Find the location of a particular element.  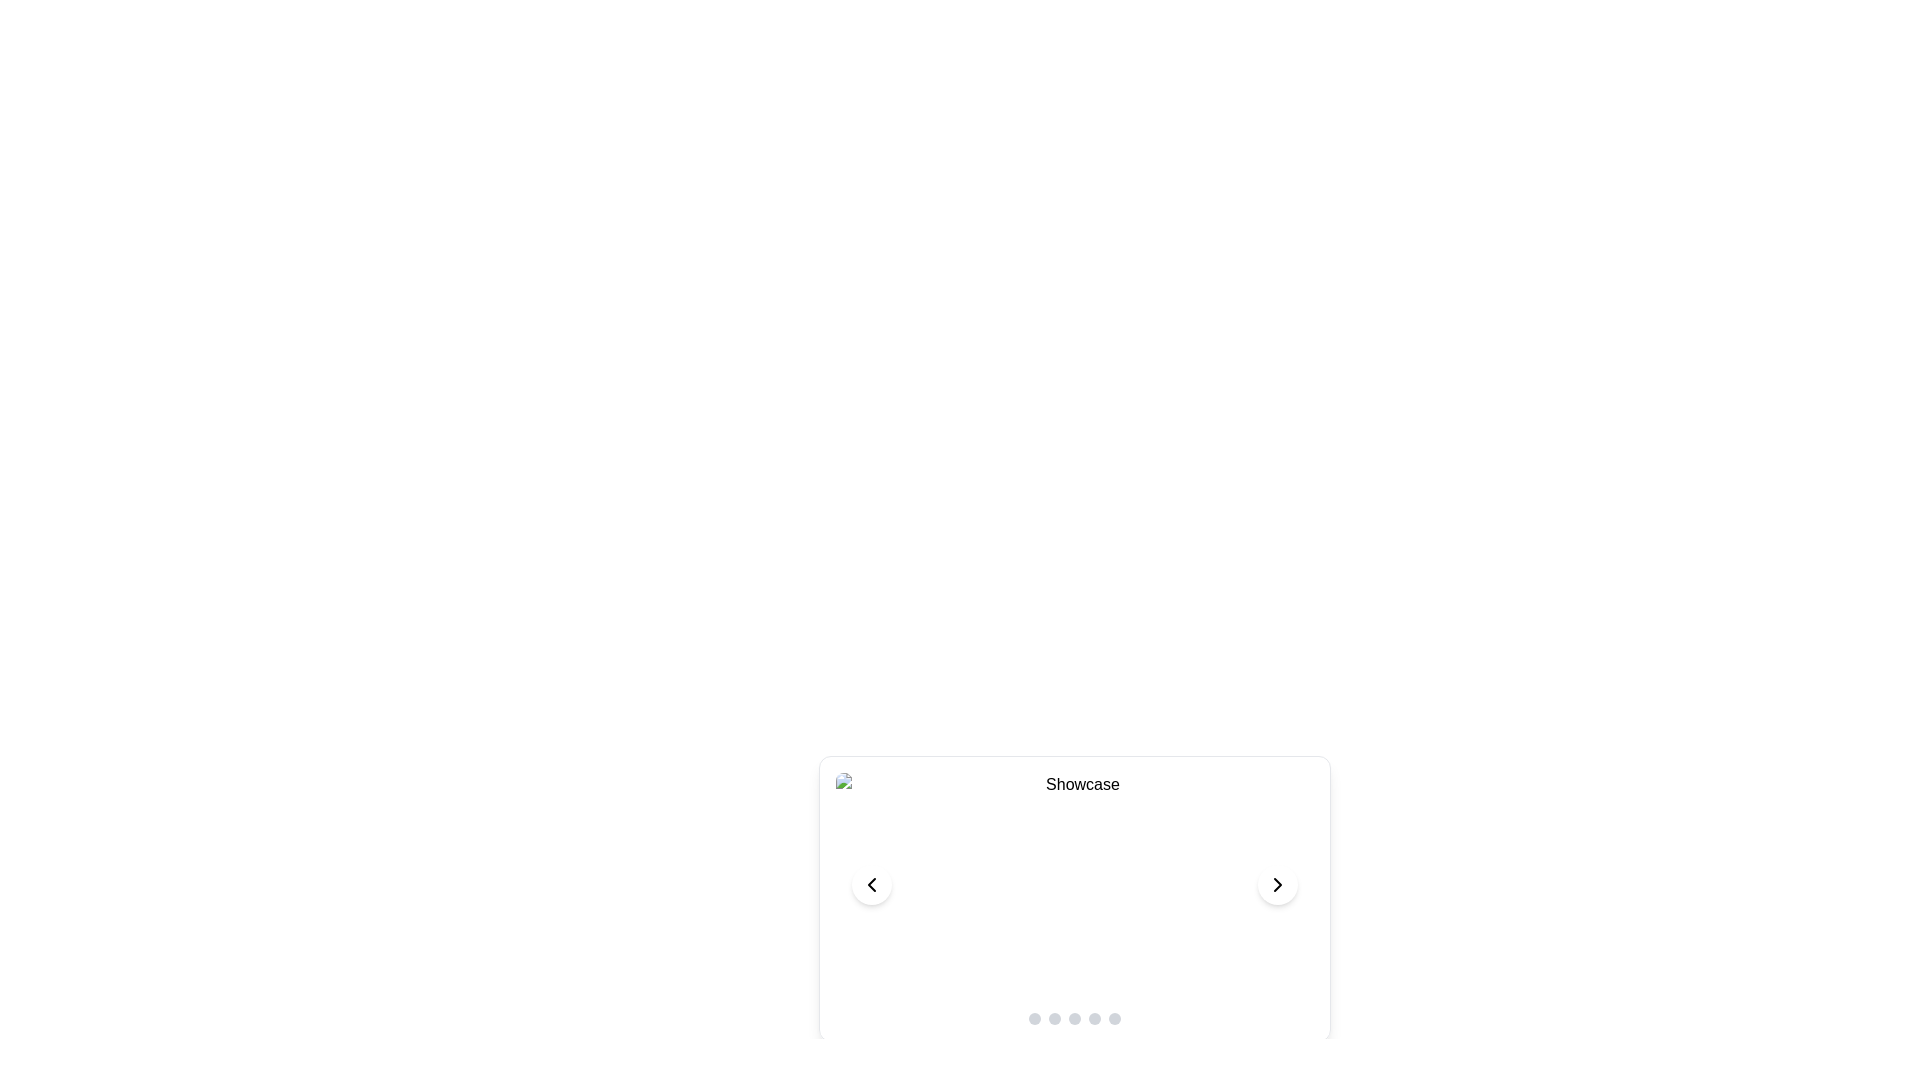

the fourth circular interactive indicator button with a gray background located under the main showcase section is located at coordinates (1093, 1018).